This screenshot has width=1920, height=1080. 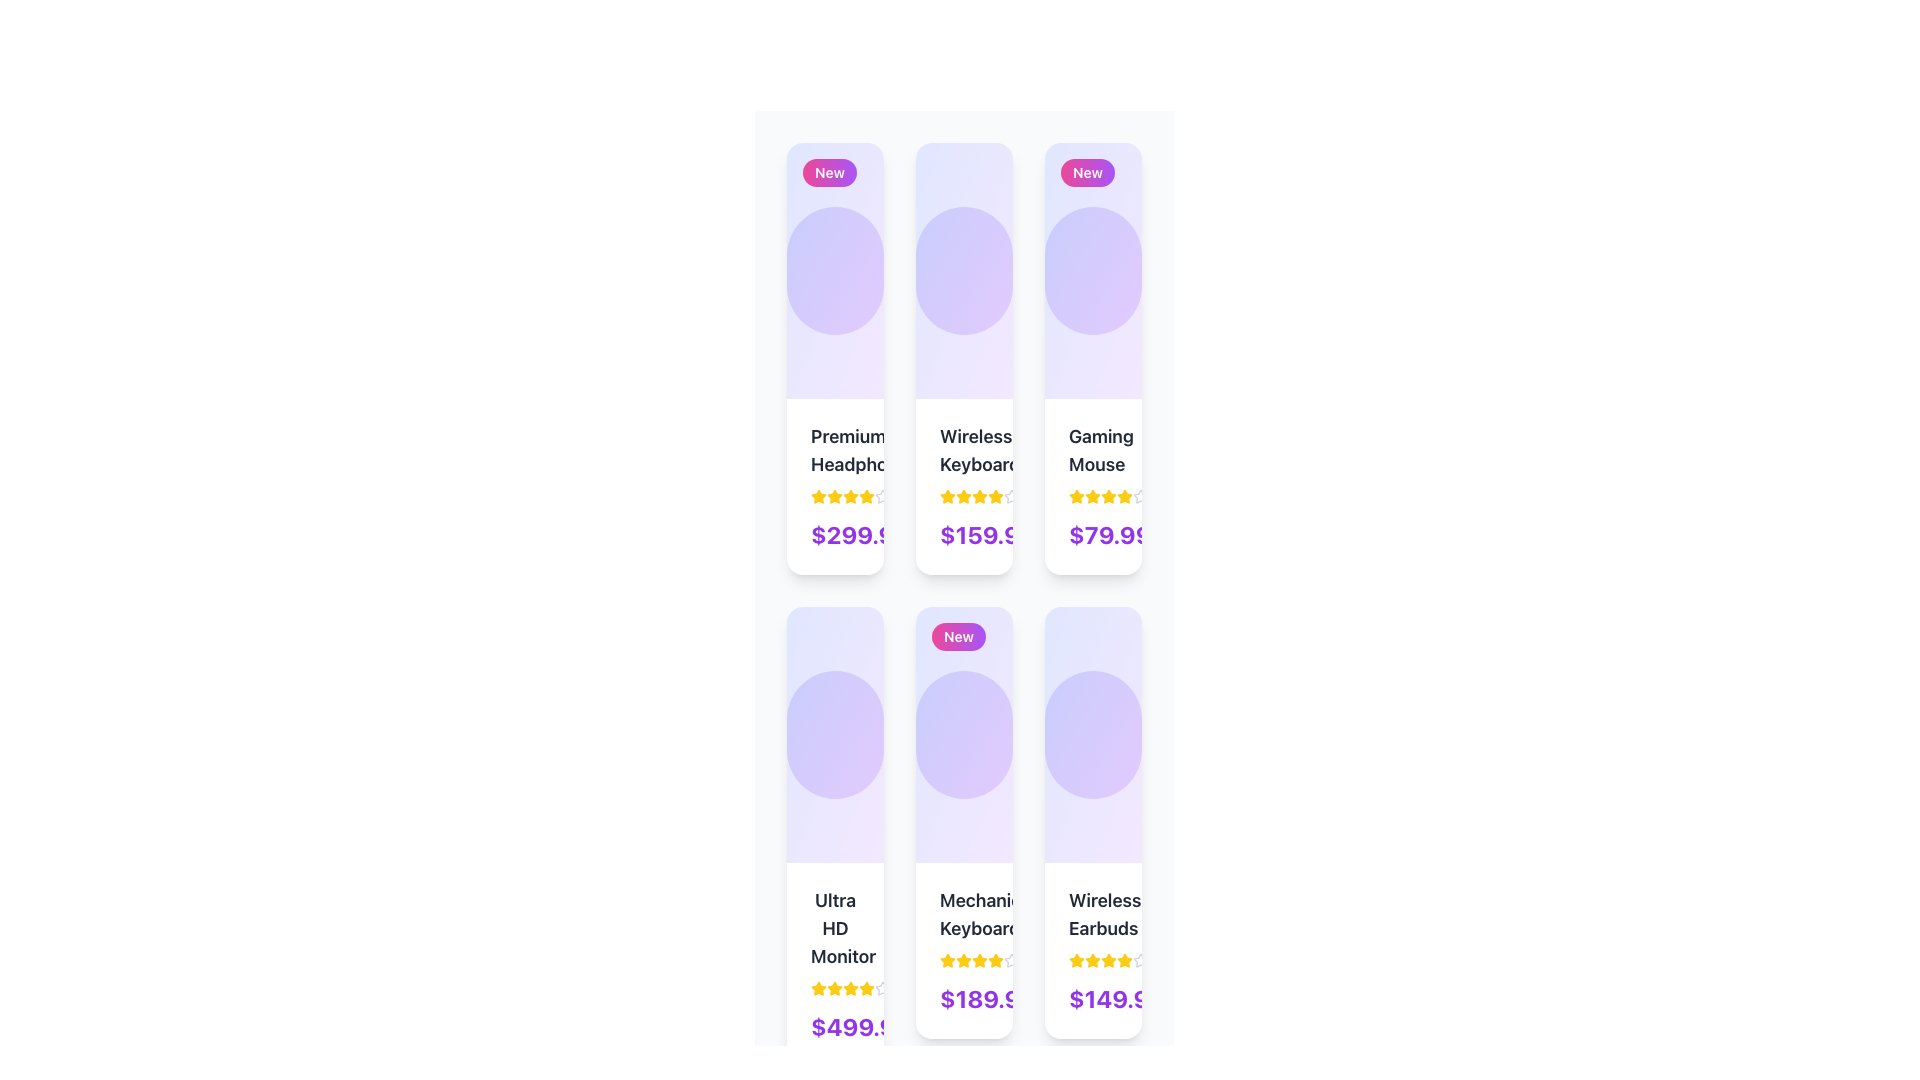 I want to click on the last product card in the third row of the grid layout, so click(x=1092, y=837).